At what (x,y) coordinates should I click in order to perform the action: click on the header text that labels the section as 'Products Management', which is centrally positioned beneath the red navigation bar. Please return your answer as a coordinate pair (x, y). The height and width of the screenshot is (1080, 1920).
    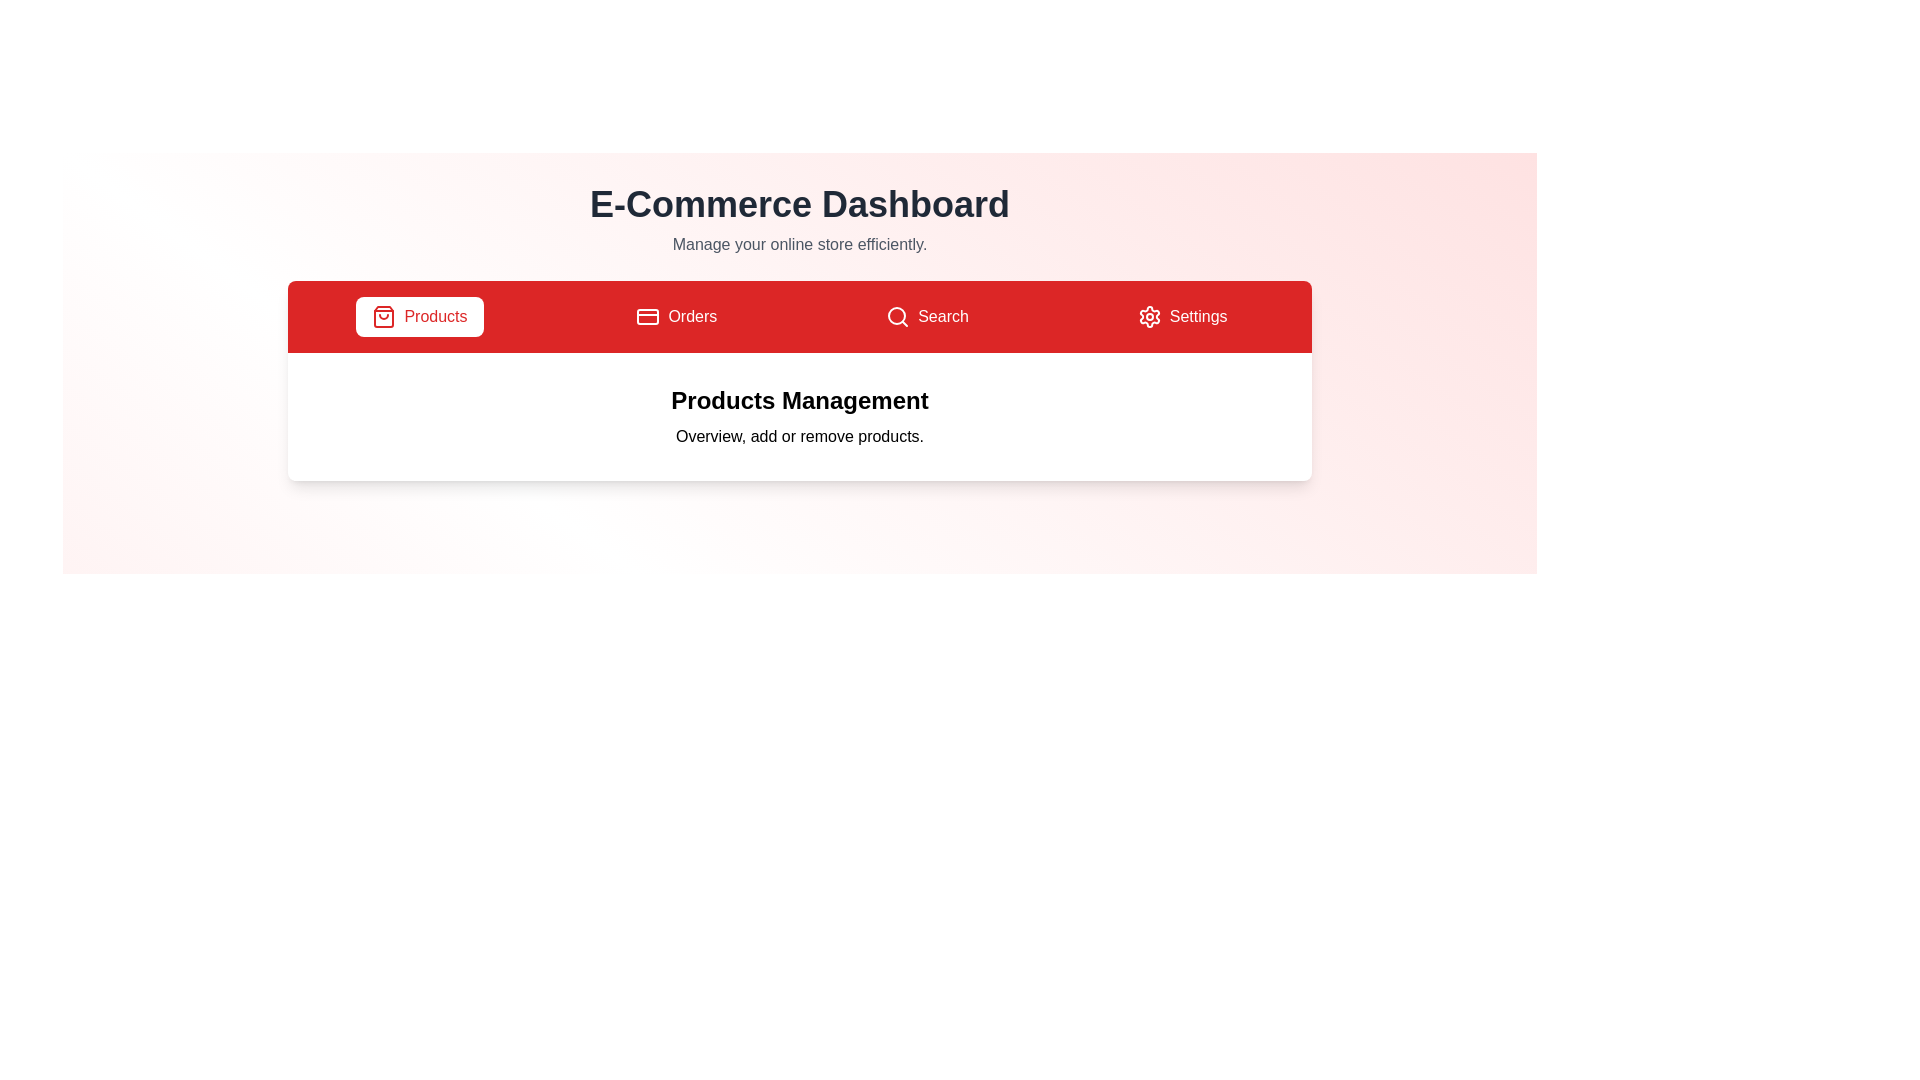
    Looking at the image, I should click on (800, 401).